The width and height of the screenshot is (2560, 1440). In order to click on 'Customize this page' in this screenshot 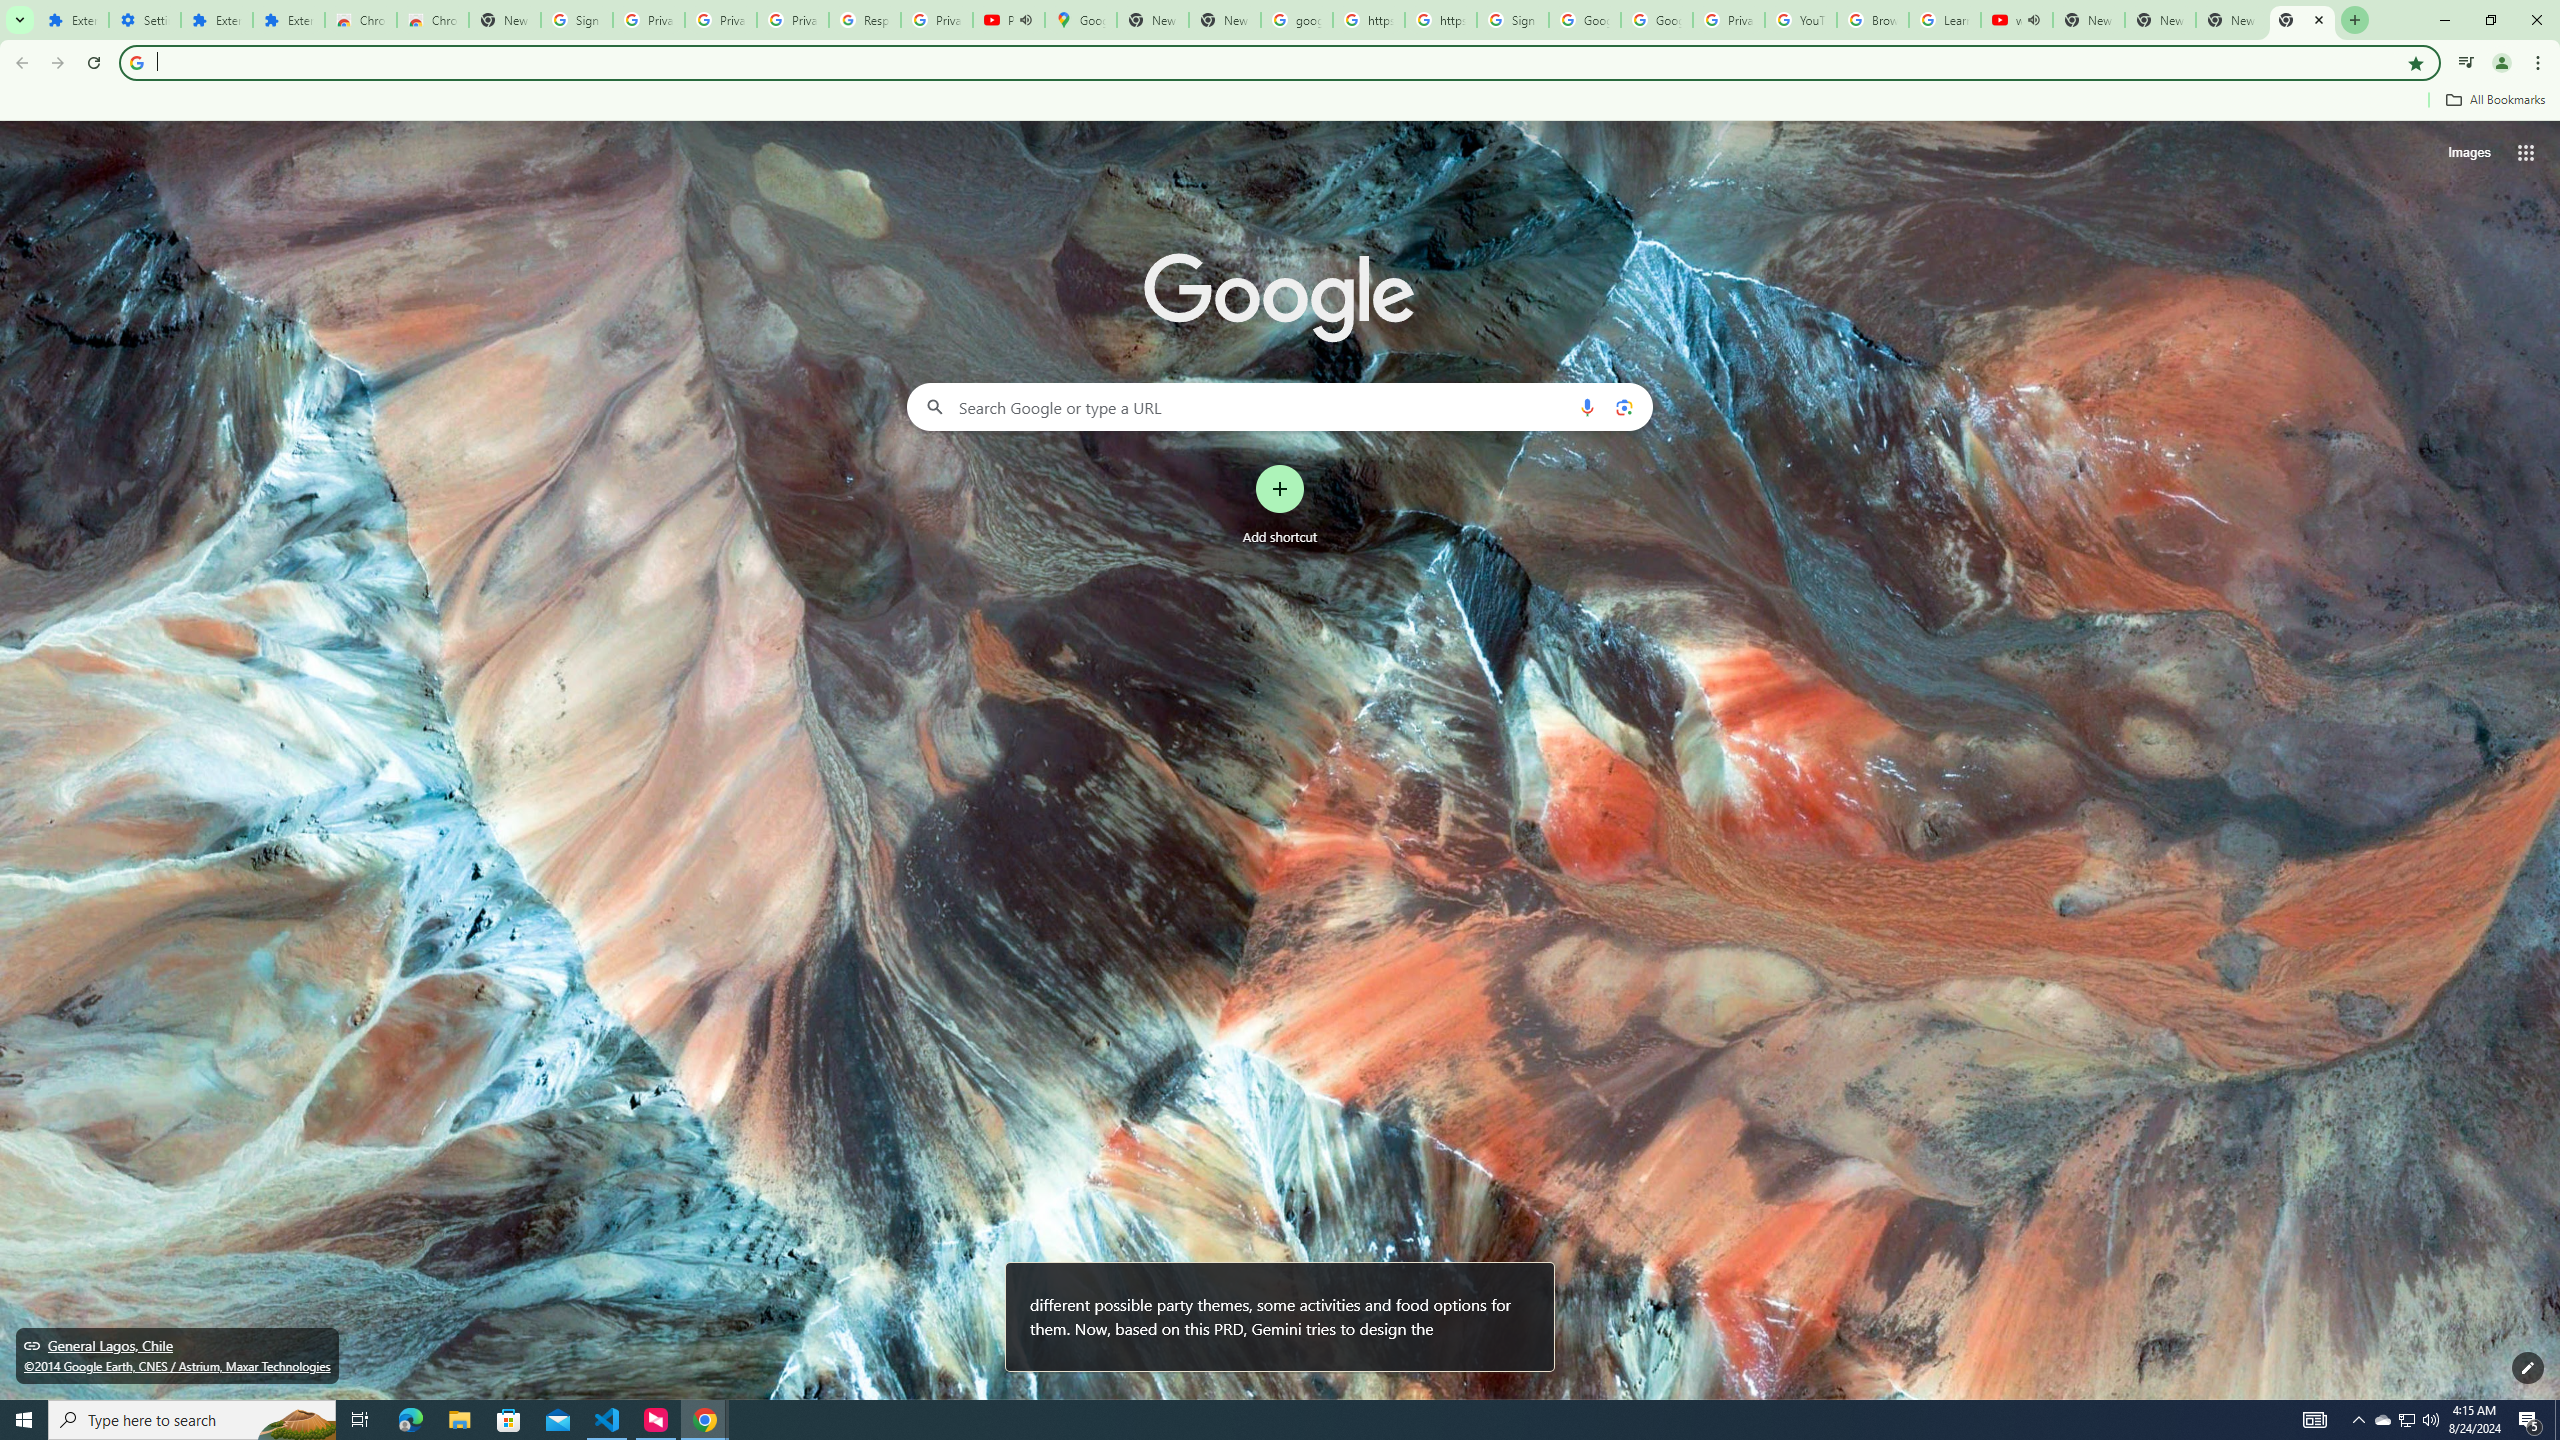, I will do `click(2527, 1367)`.